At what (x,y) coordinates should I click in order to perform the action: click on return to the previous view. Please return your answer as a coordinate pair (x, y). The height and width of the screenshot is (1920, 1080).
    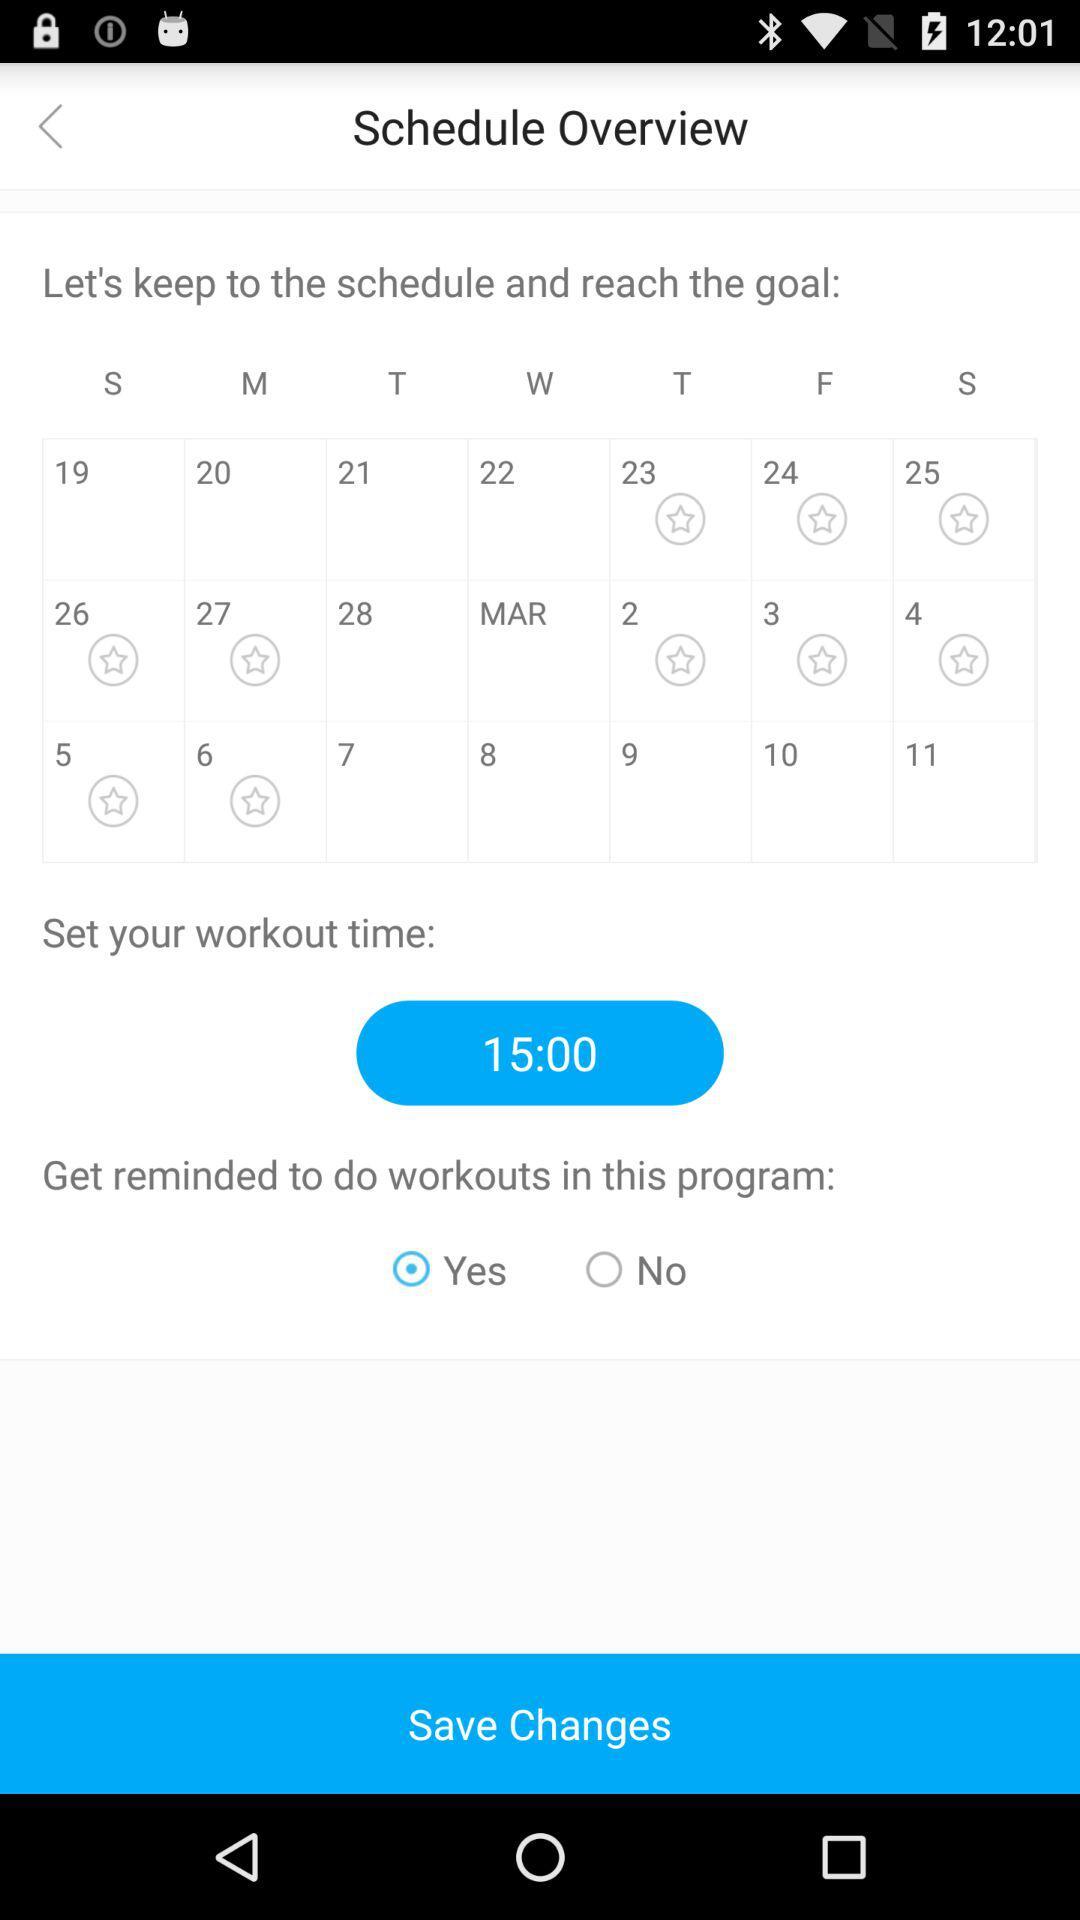
    Looking at the image, I should click on (61, 124).